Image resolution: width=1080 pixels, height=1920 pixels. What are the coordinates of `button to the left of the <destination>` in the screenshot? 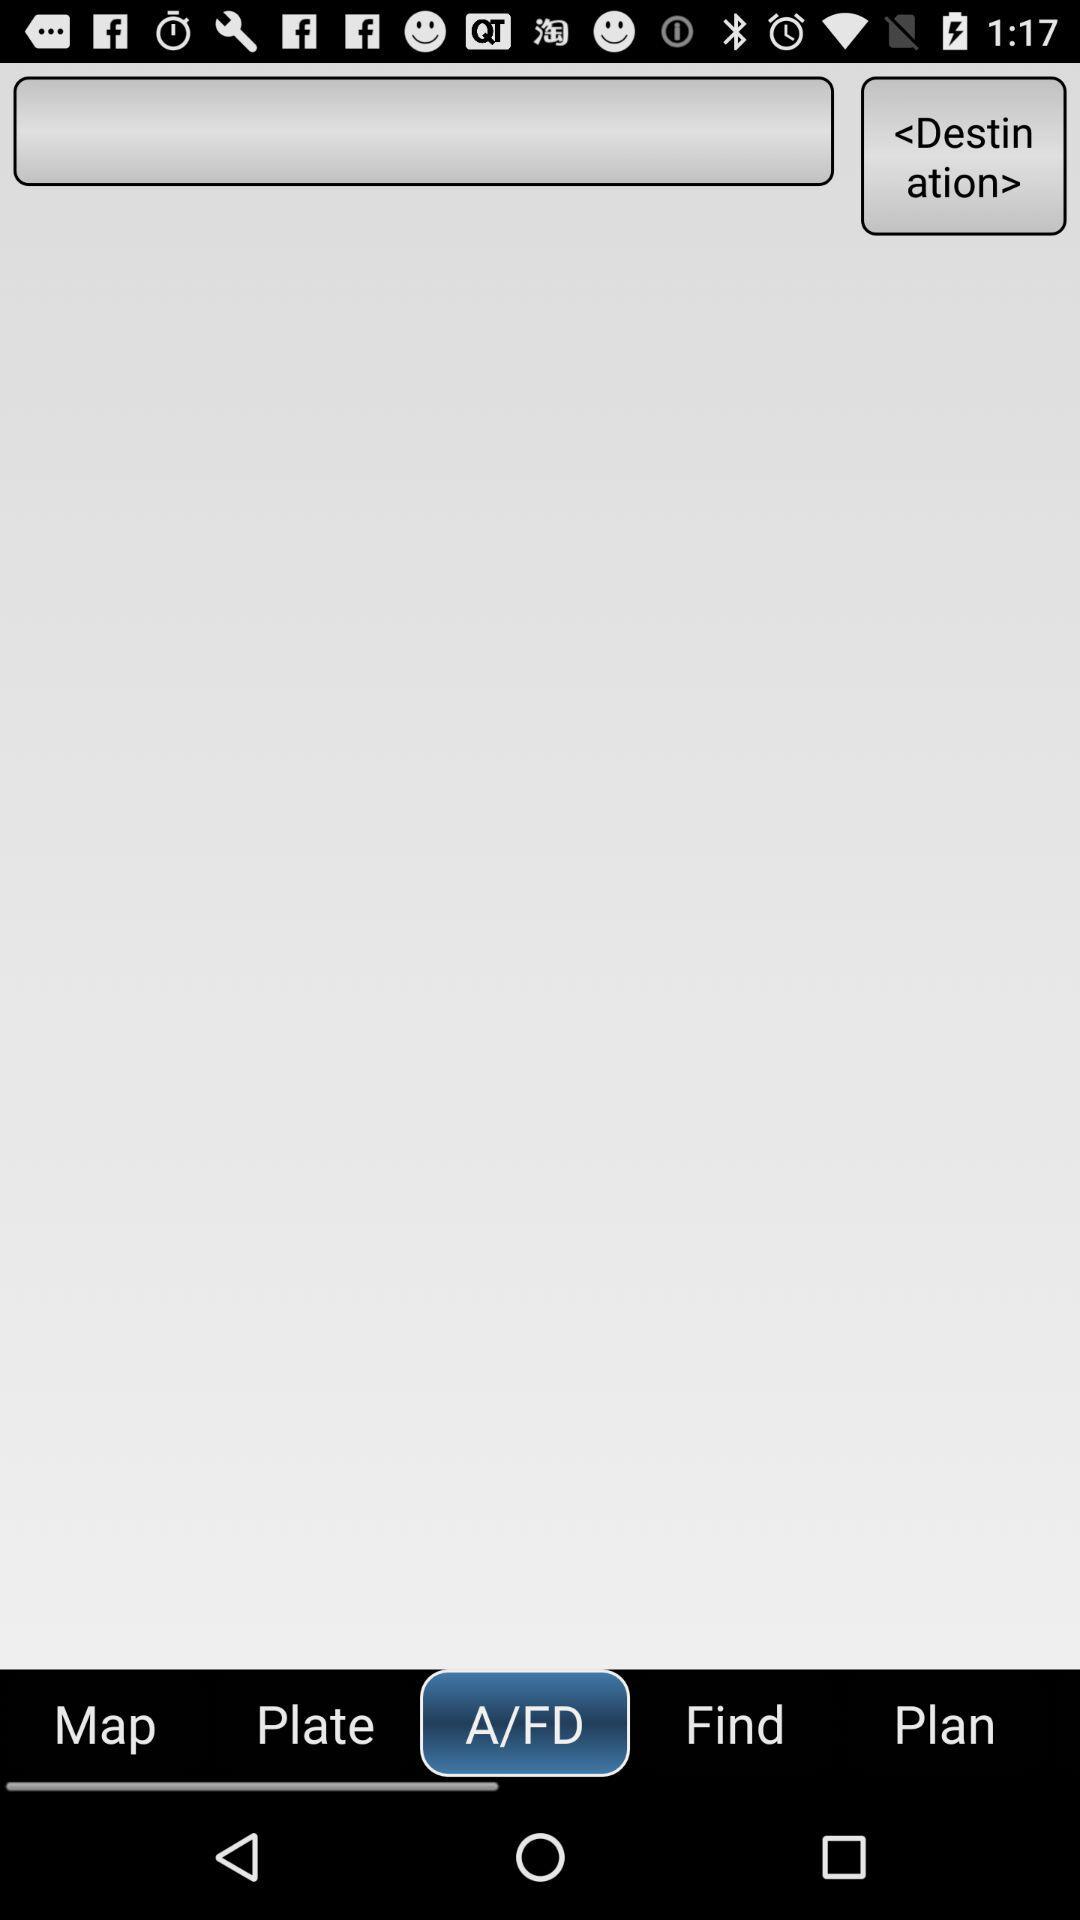 It's located at (422, 130).